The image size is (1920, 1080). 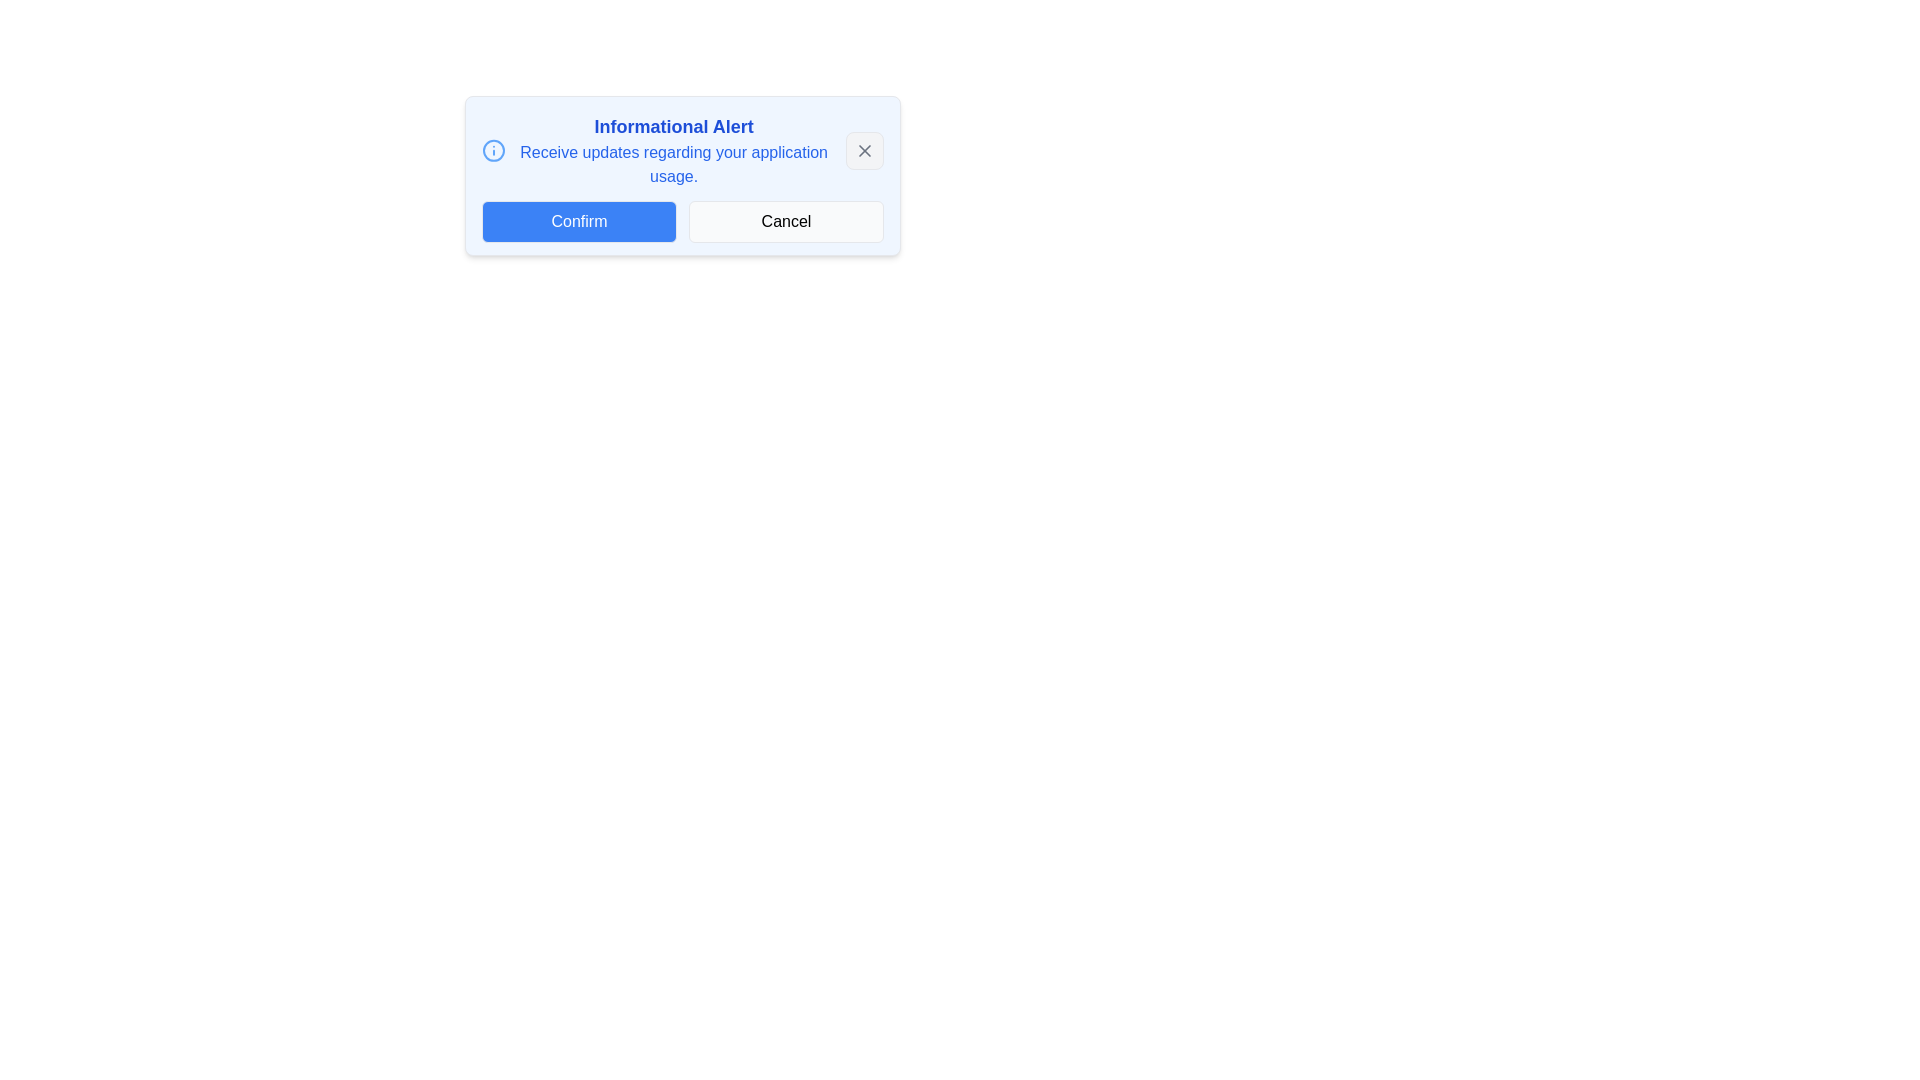 What do you see at coordinates (578, 222) in the screenshot?
I see `the confirm button located at the bottom left of the modal dialog to prepare for keyboard interaction` at bounding box center [578, 222].